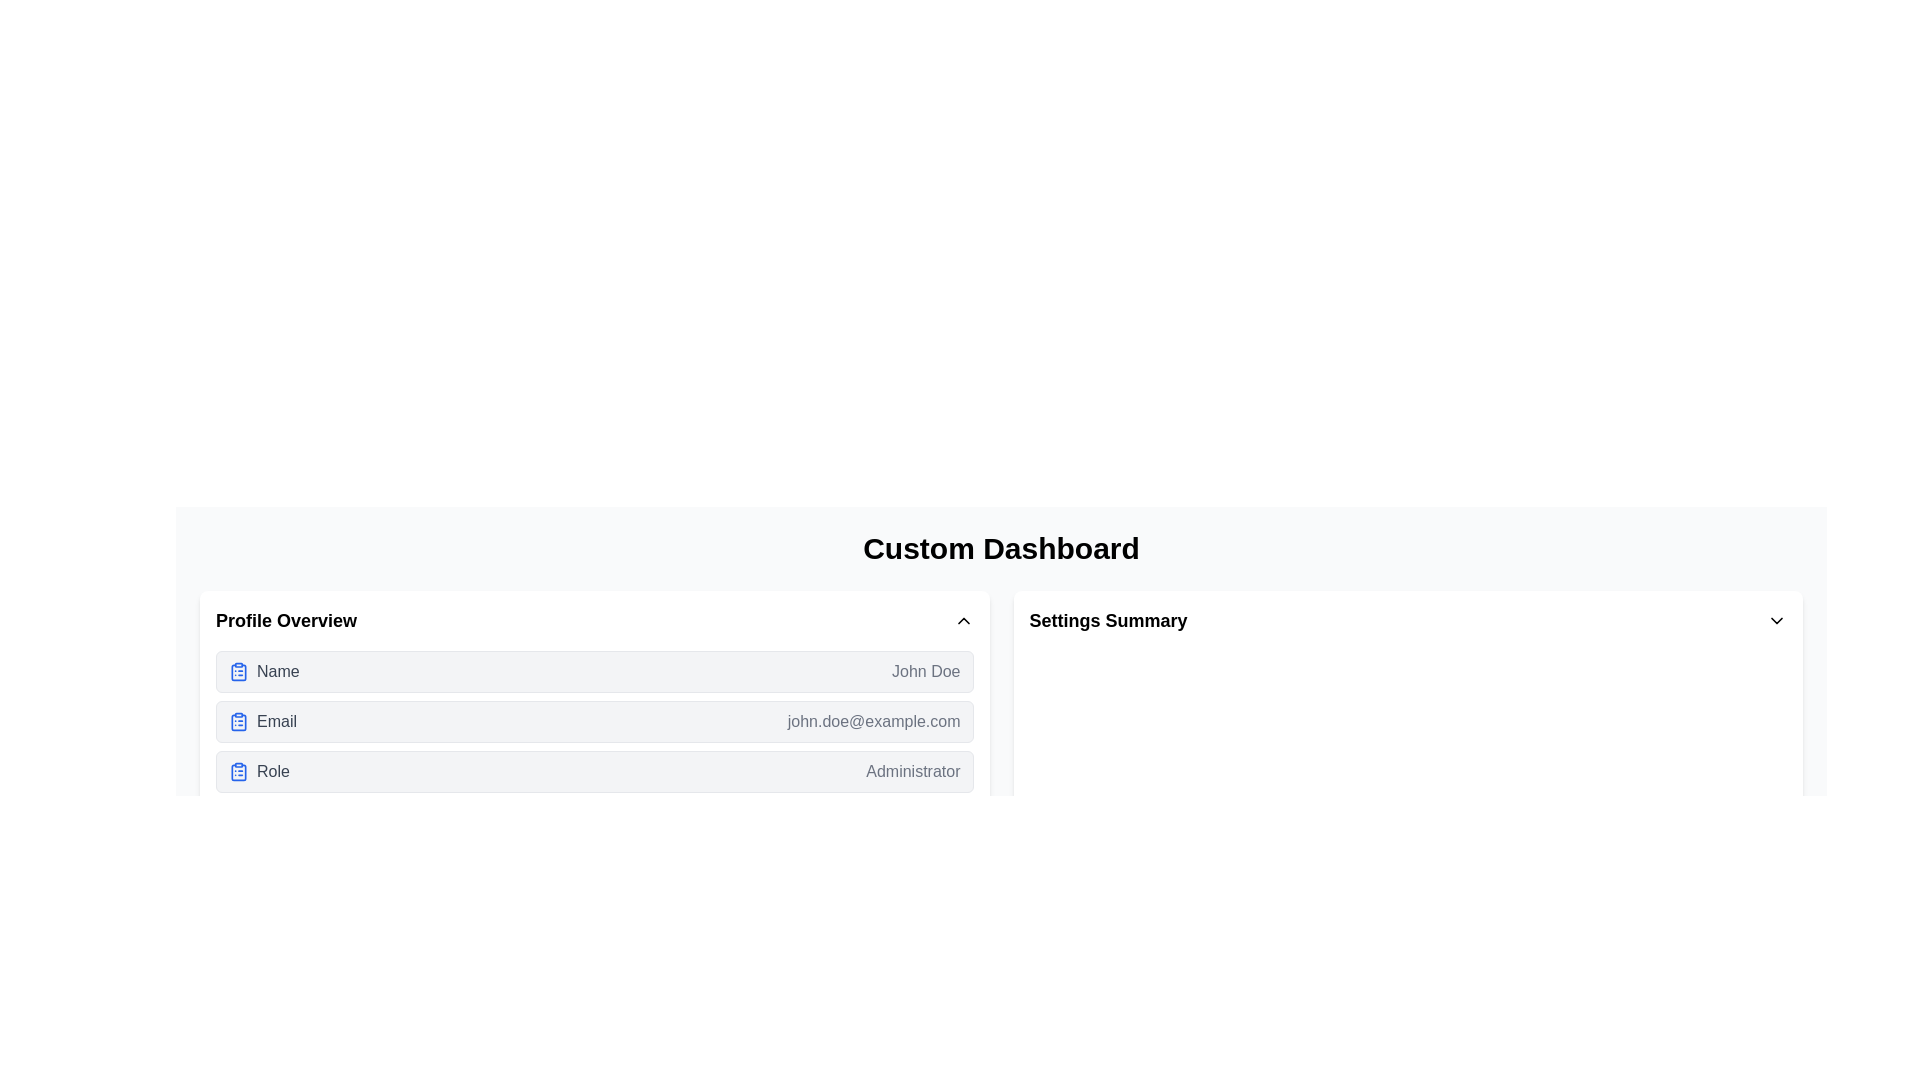 This screenshot has height=1080, width=1920. I want to click on the clipboard-like blue icon located to the left of the text 'Name' in the 'Profile Overview' section, so click(239, 671).